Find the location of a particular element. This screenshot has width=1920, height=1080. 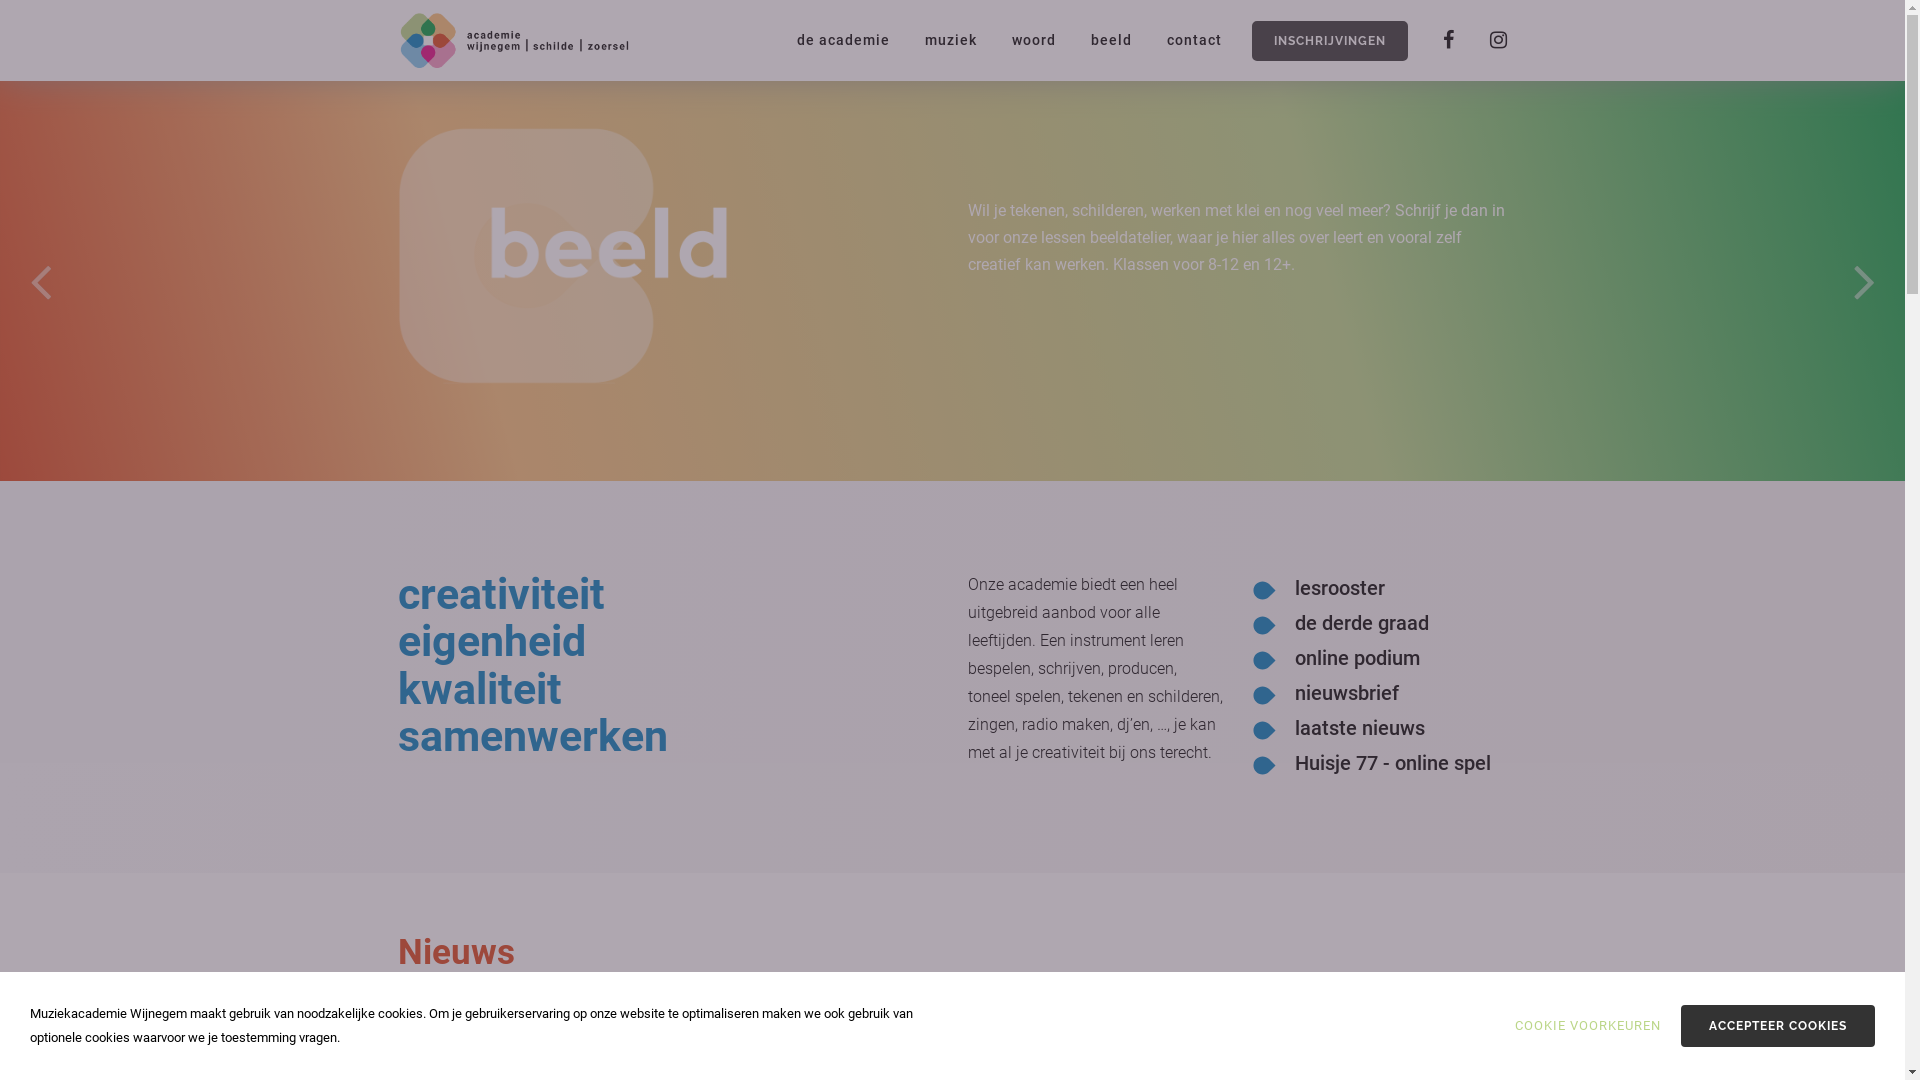

'woord' is located at coordinates (1015, 35).